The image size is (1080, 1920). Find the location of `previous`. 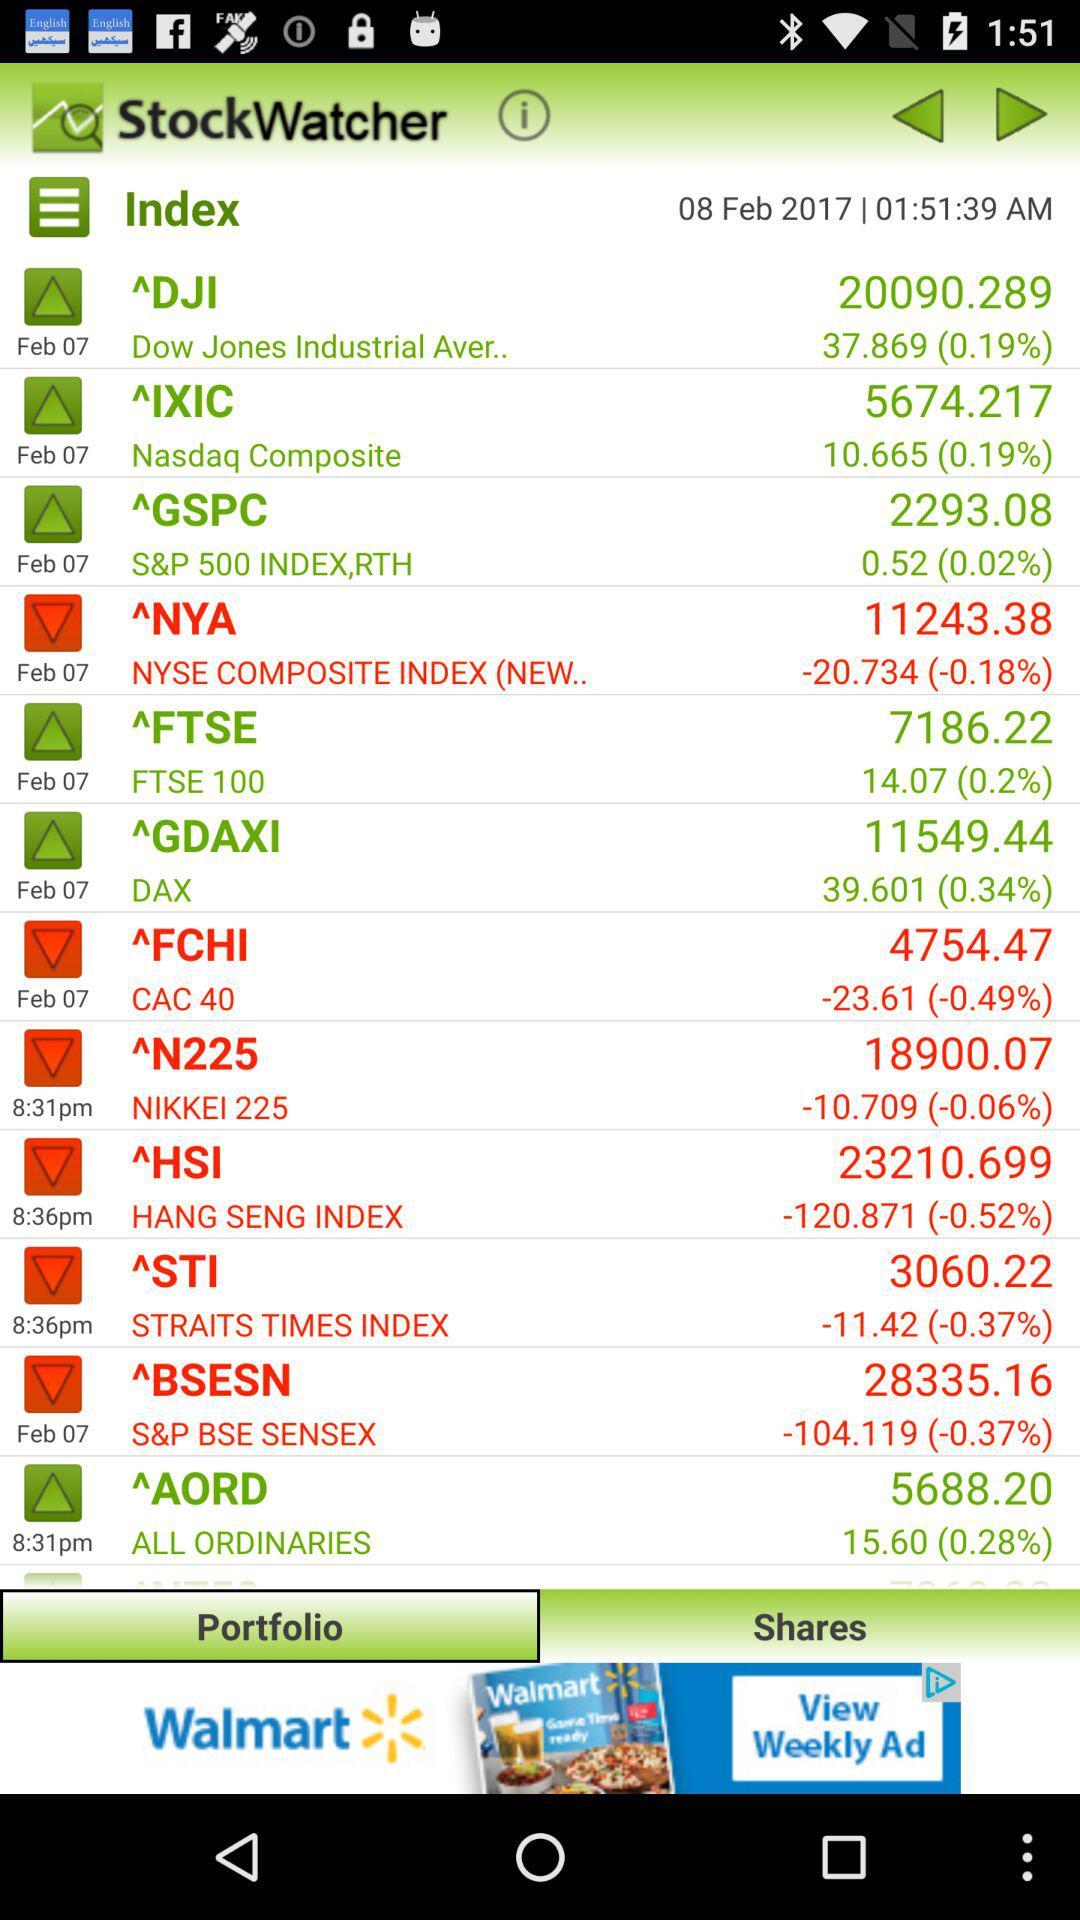

previous is located at coordinates (917, 114).